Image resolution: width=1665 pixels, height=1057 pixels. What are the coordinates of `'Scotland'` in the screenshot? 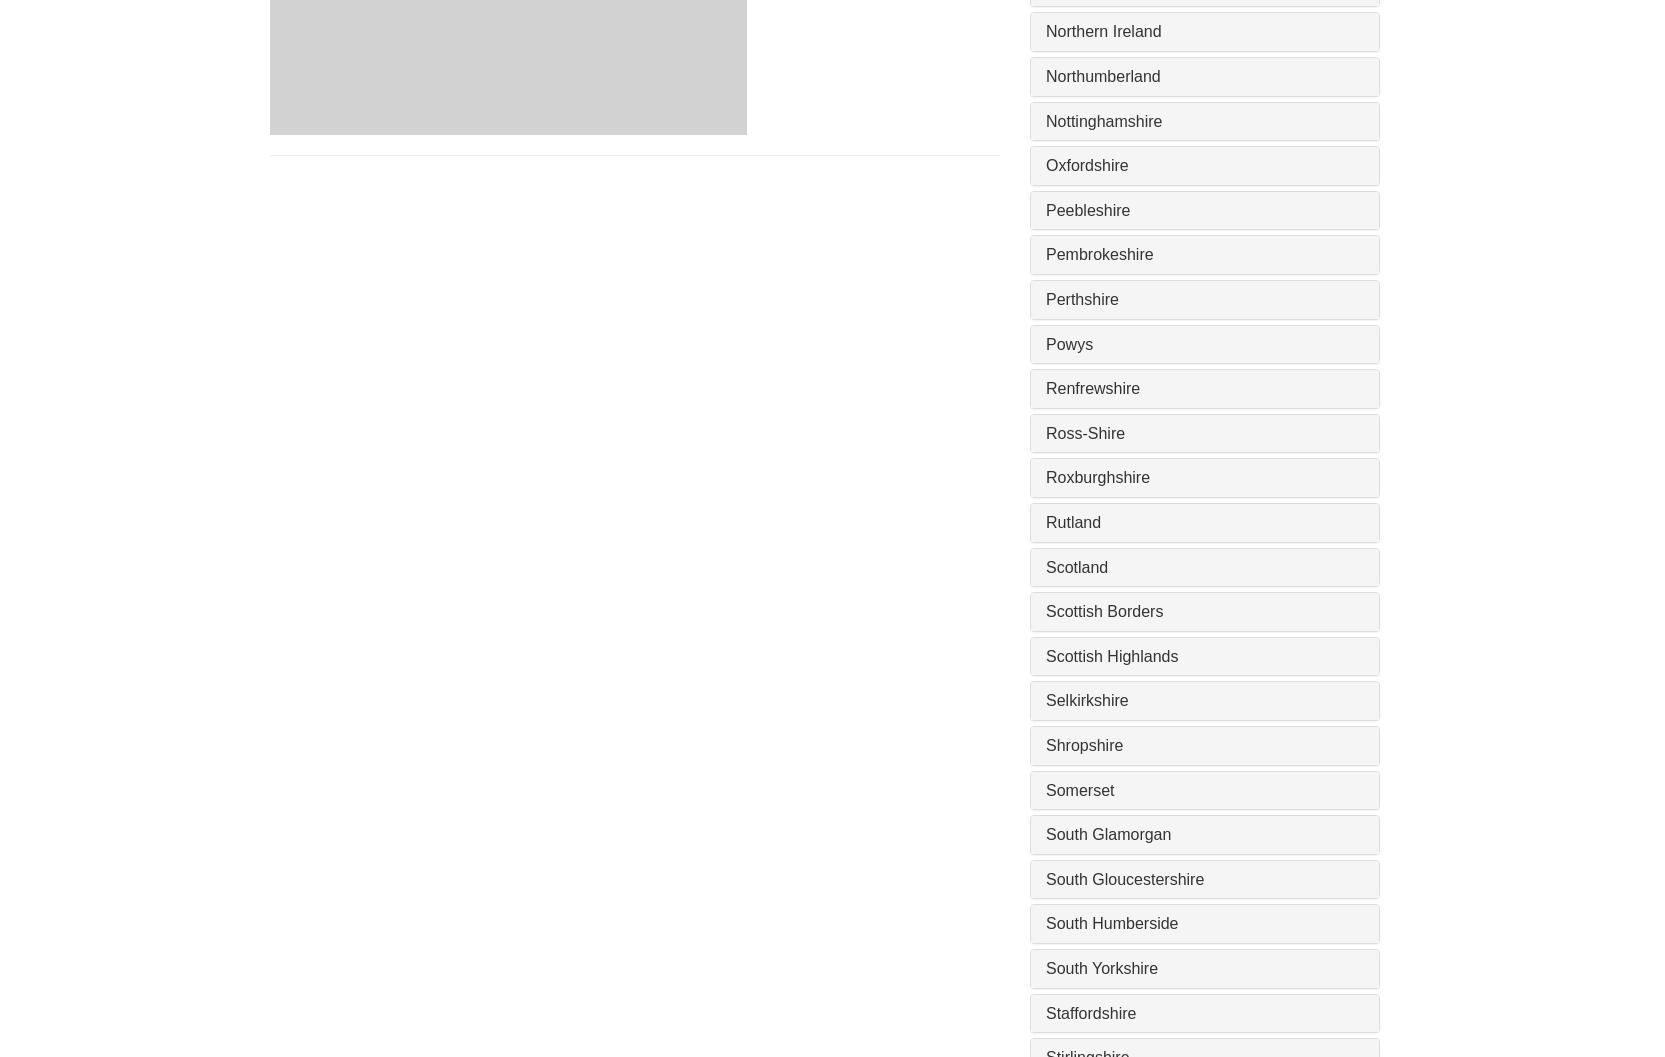 It's located at (1044, 565).